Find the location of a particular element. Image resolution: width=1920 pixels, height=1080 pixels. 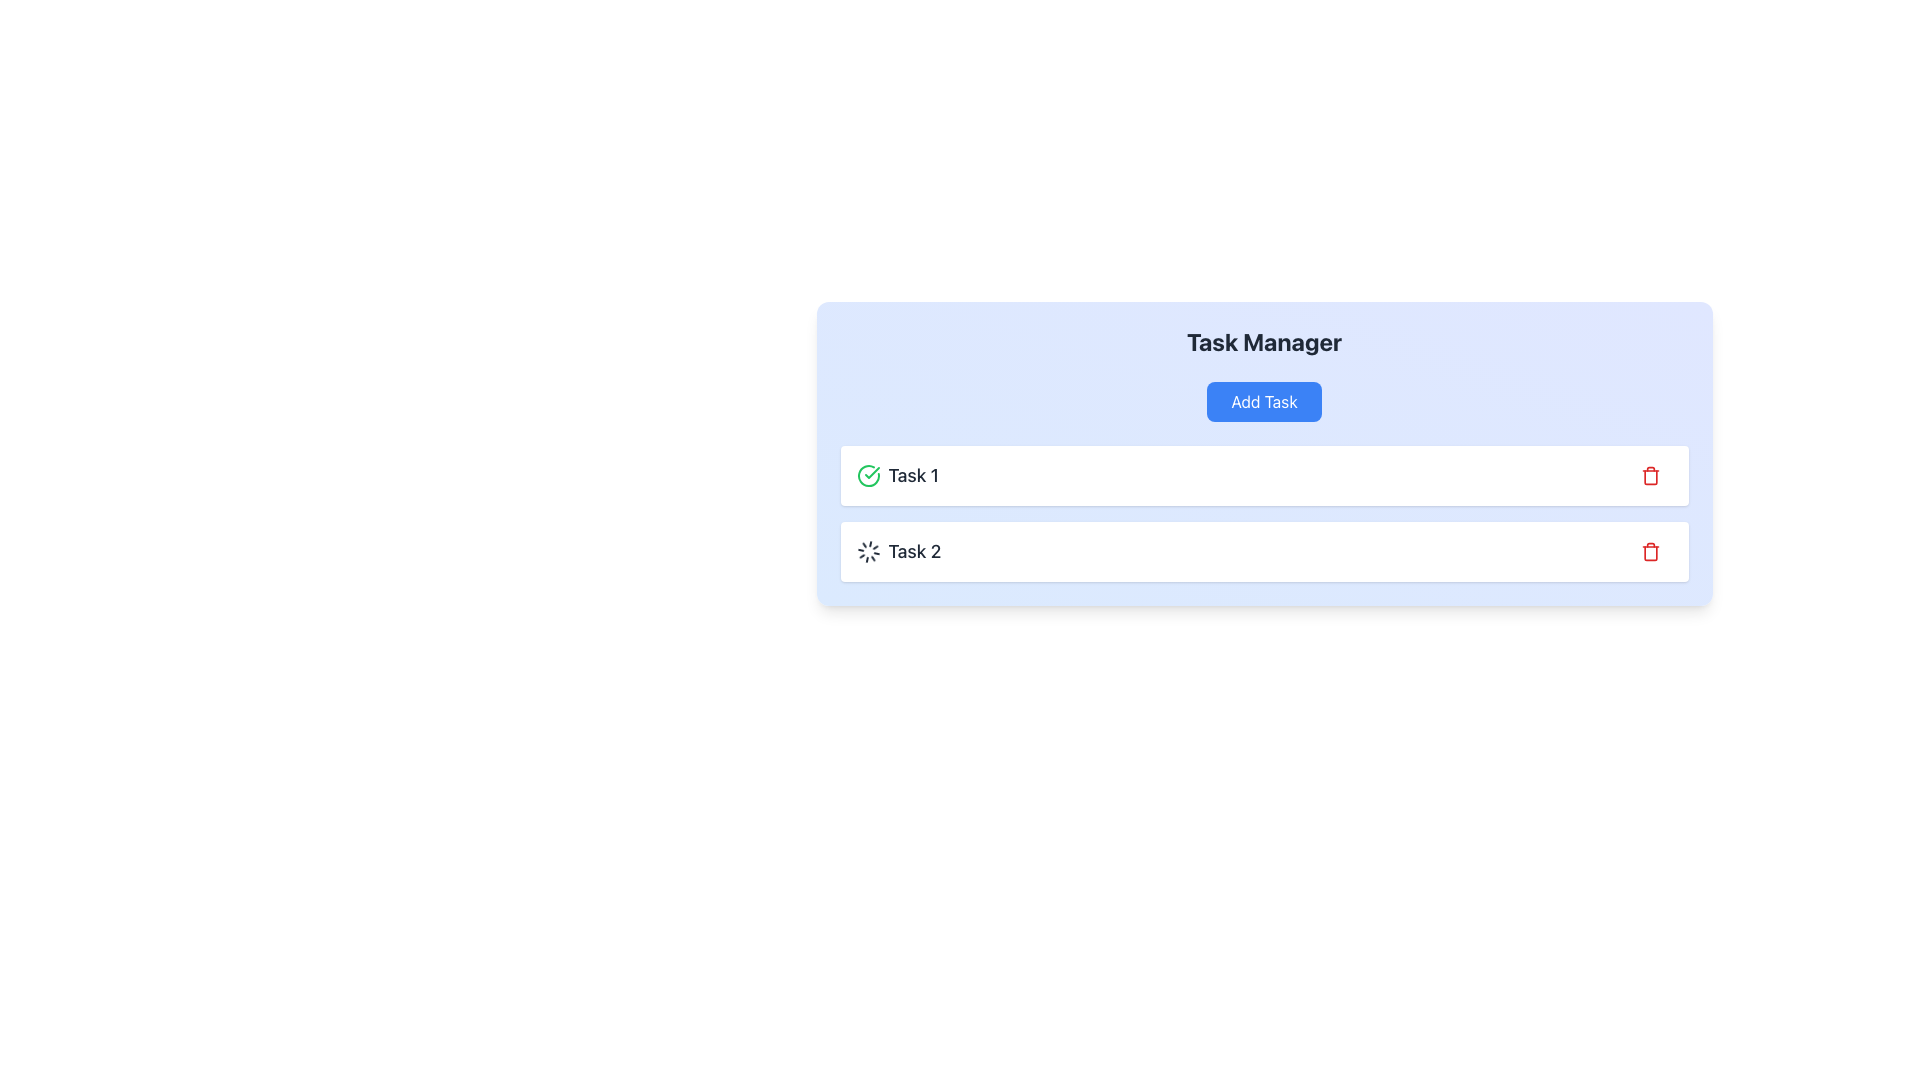

the 'Delete' icon located at the right end of the second task row in the 'Task Manager' is located at coordinates (1650, 551).